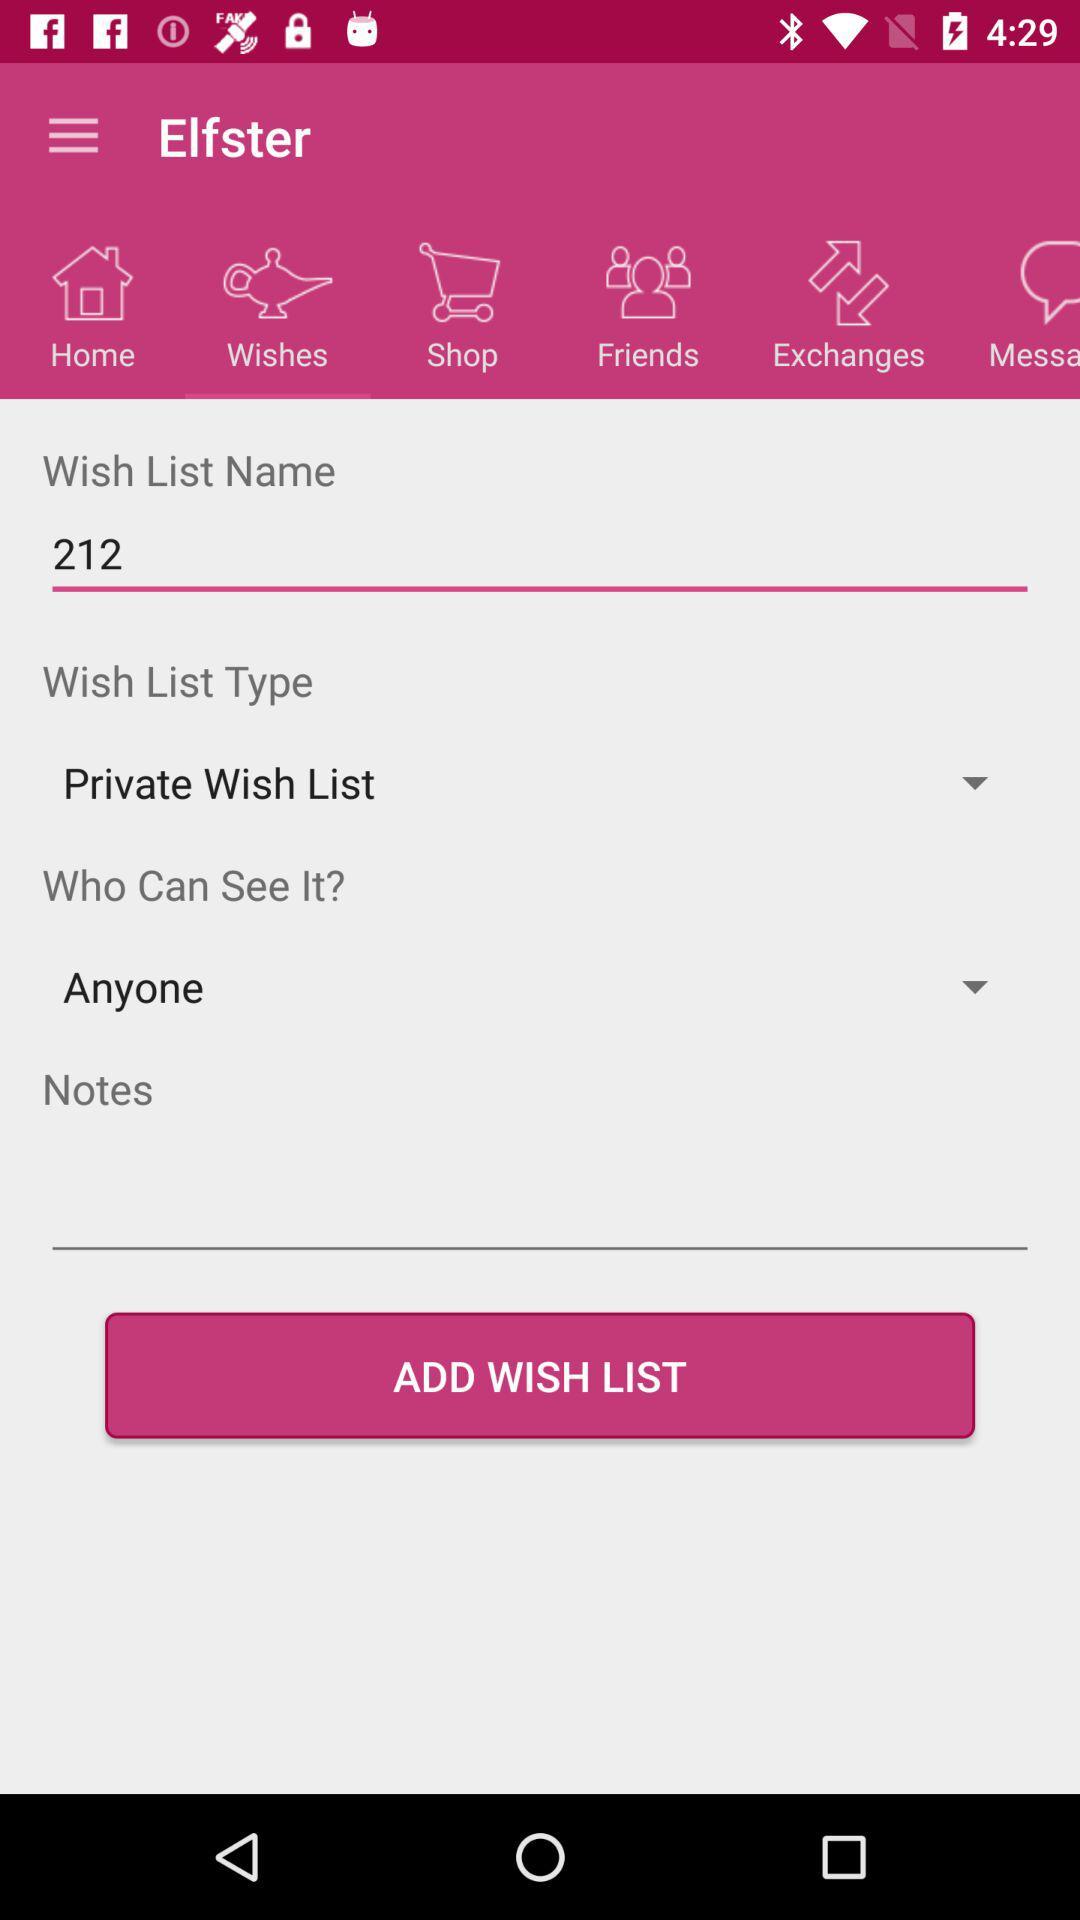 The image size is (1080, 1920). What do you see at coordinates (540, 553) in the screenshot?
I see `the icon above the wish list type item` at bounding box center [540, 553].